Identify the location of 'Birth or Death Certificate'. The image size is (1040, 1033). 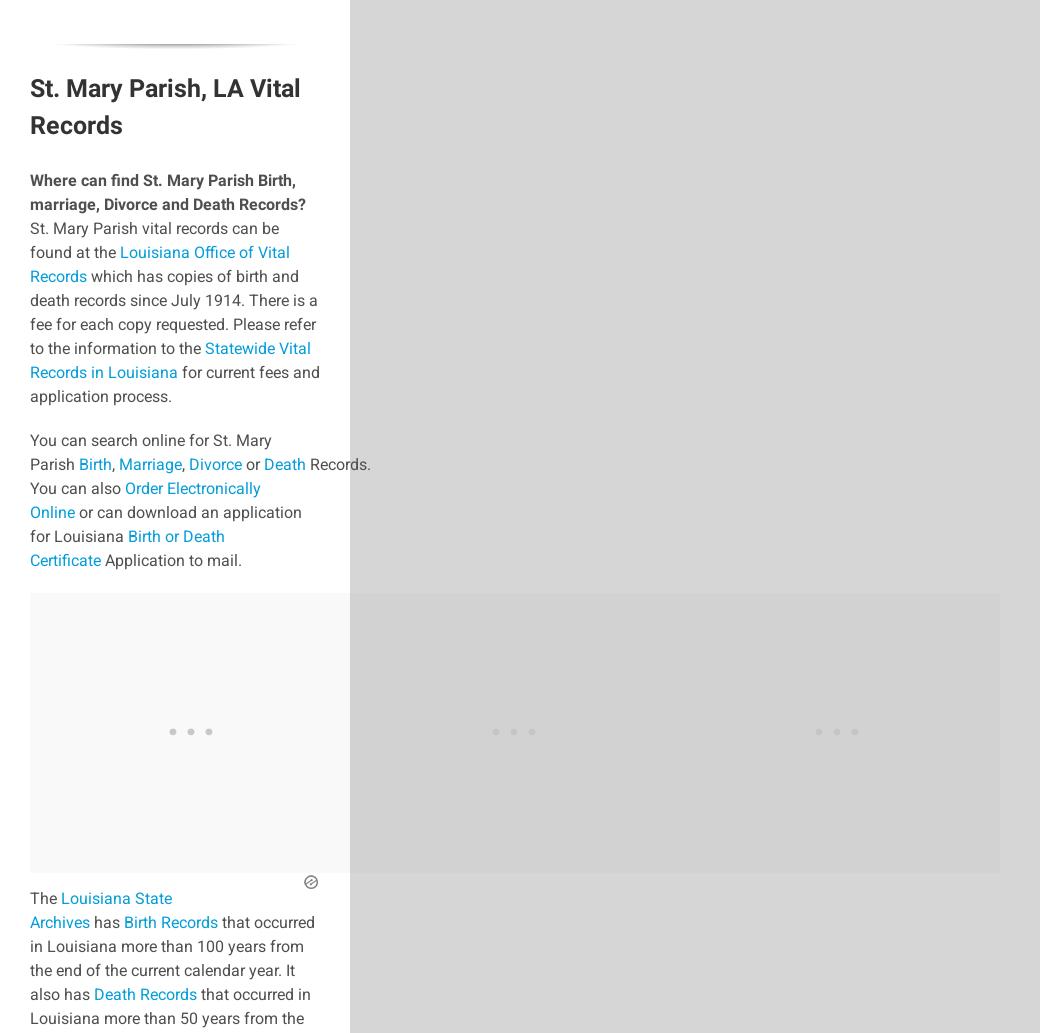
(126, 547).